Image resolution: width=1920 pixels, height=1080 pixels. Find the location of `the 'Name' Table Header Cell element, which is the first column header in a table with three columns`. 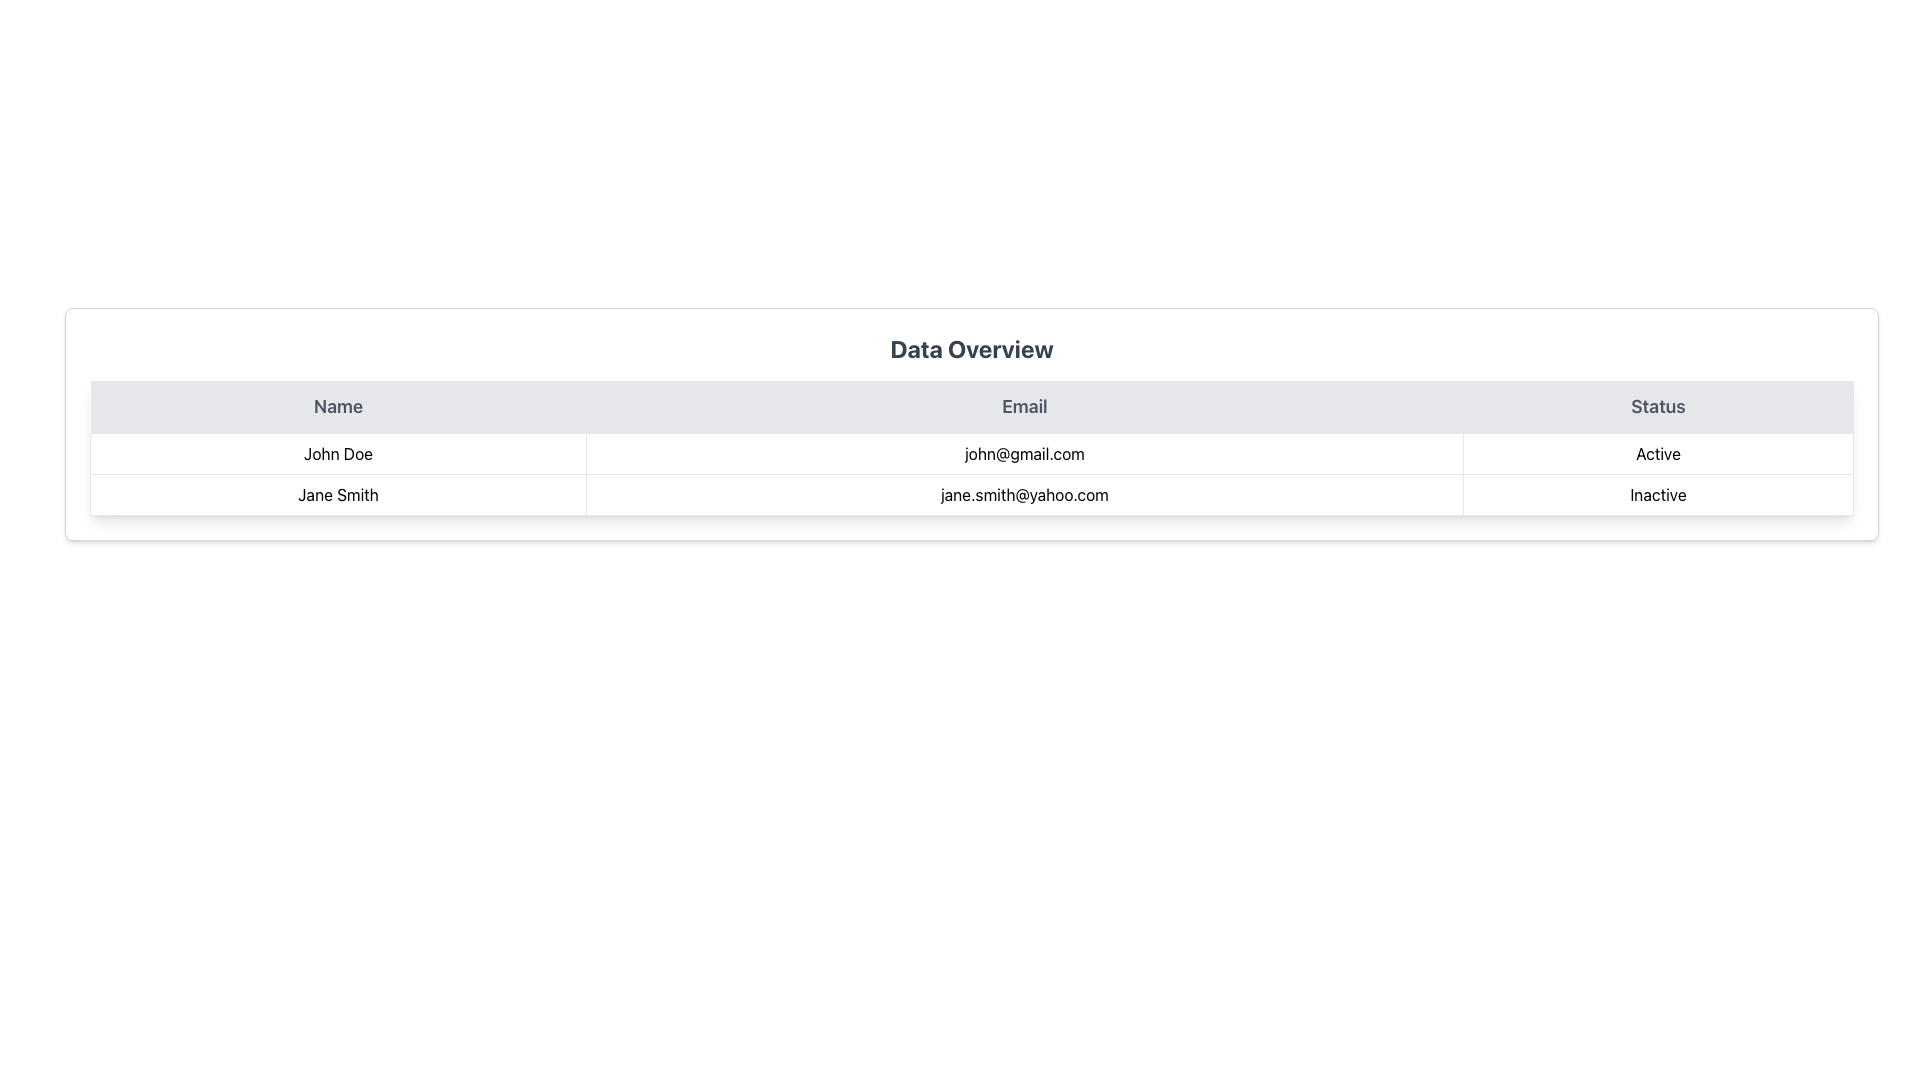

the 'Name' Table Header Cell element, which is the first column header in a table with three columns is located at coordinates (338, 406).